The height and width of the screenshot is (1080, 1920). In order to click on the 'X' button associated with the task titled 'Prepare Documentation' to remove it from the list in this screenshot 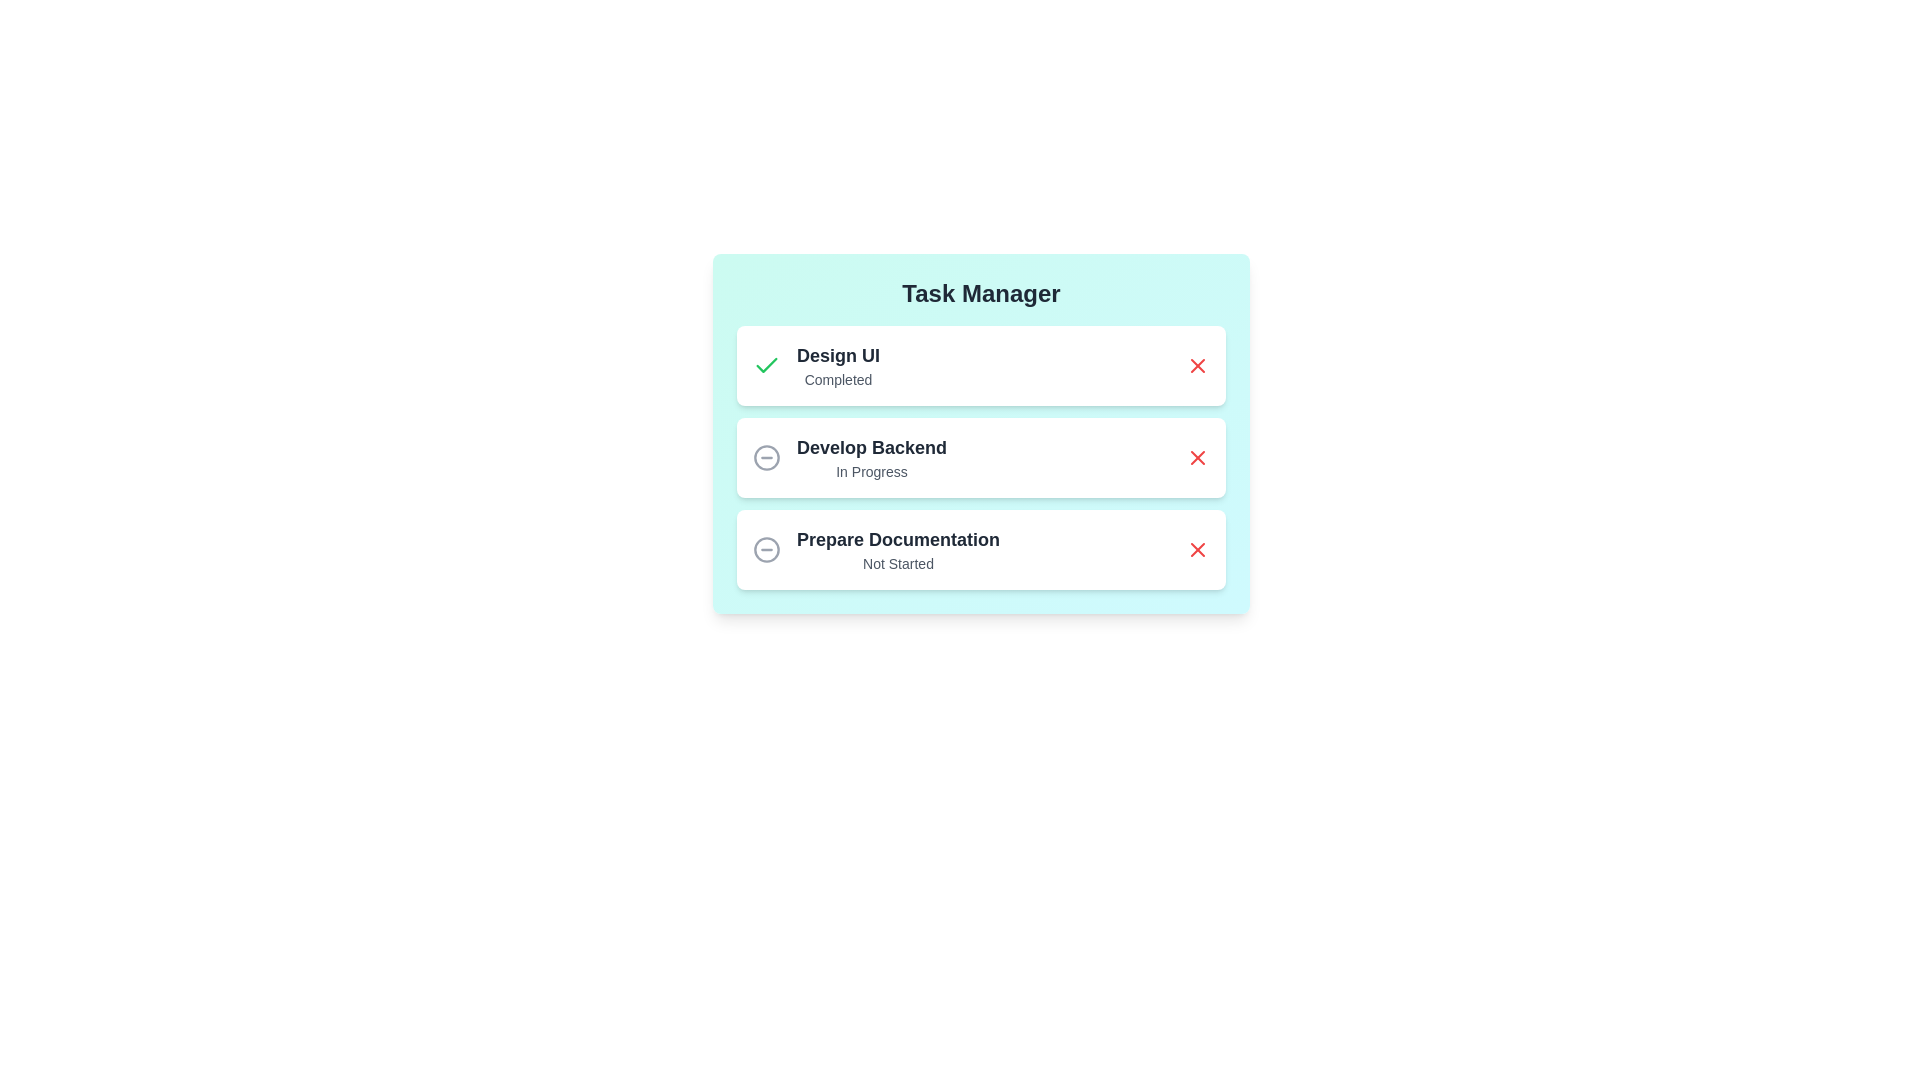, I will do `click(1198, 550)`.